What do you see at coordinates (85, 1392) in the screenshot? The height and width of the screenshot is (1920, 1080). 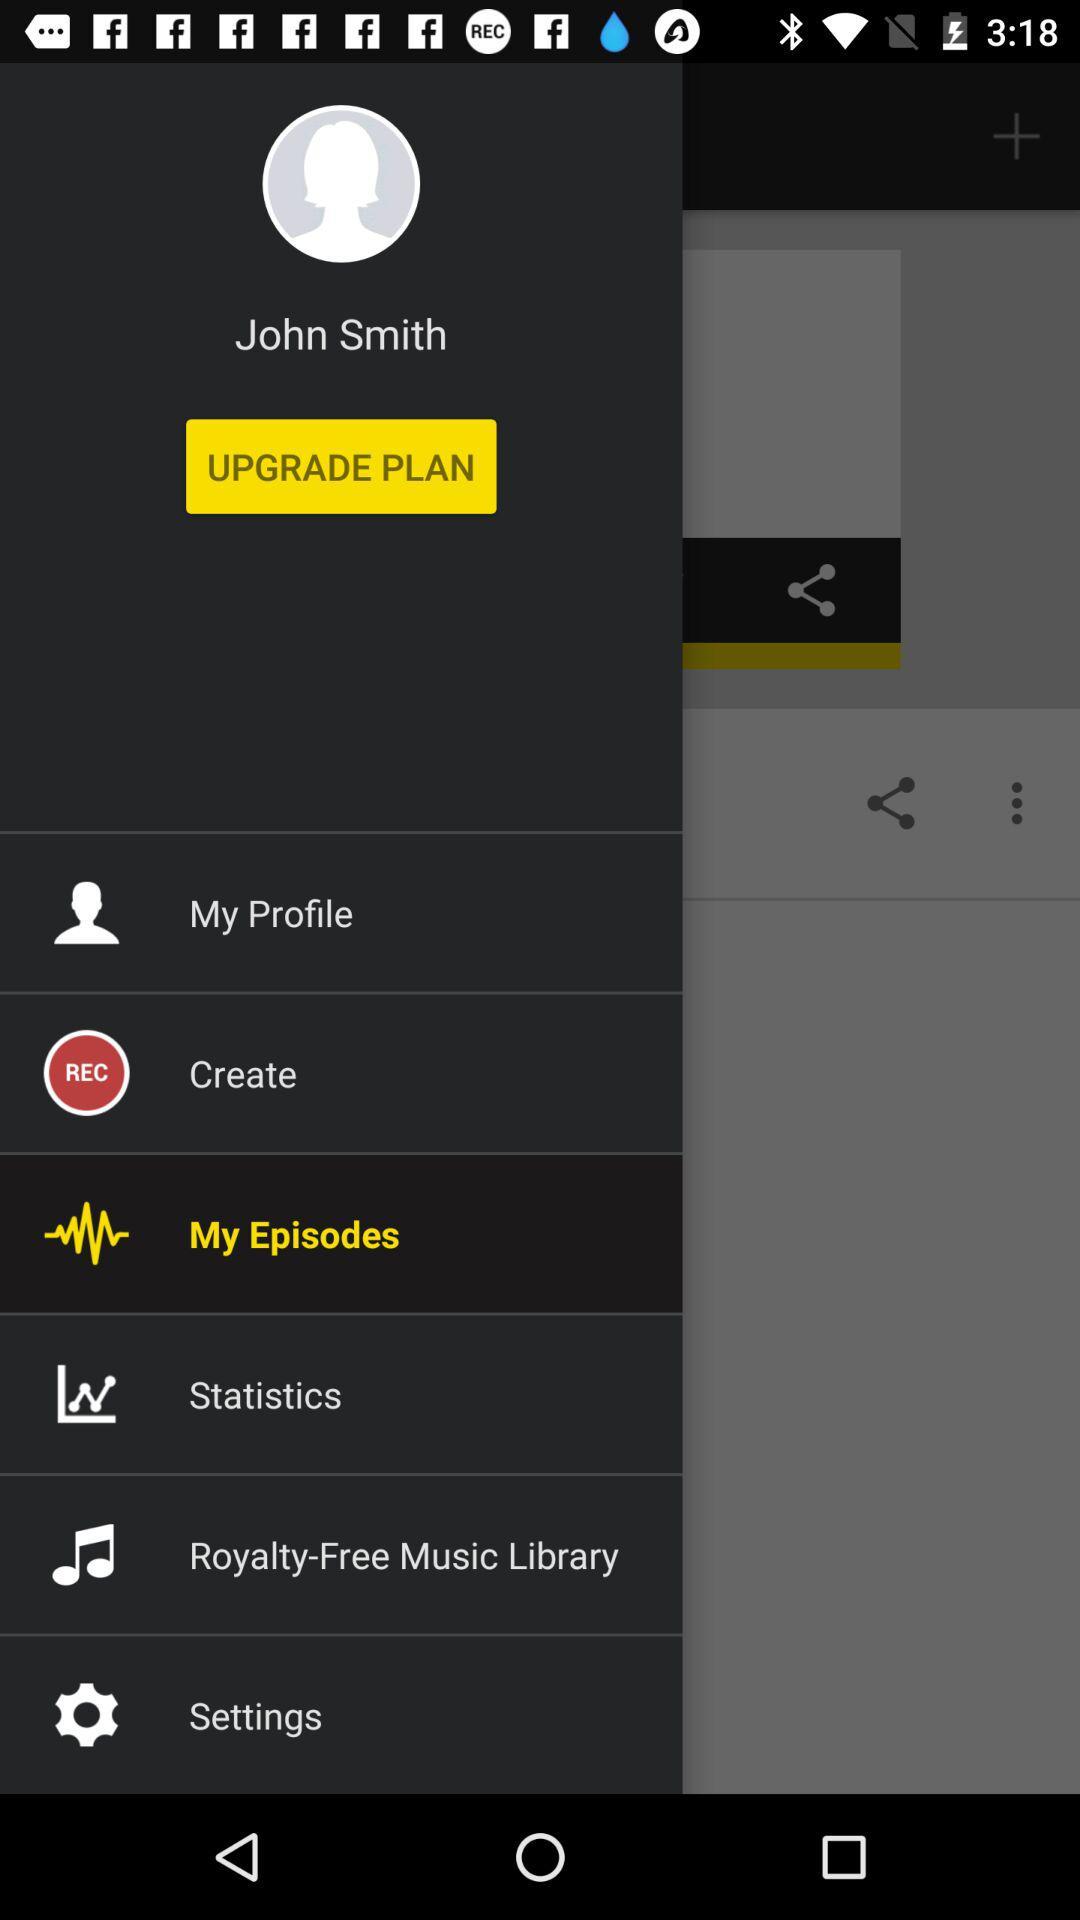 I see `the icon which to the left side of statistics option` at bounding box center [85, 1392].